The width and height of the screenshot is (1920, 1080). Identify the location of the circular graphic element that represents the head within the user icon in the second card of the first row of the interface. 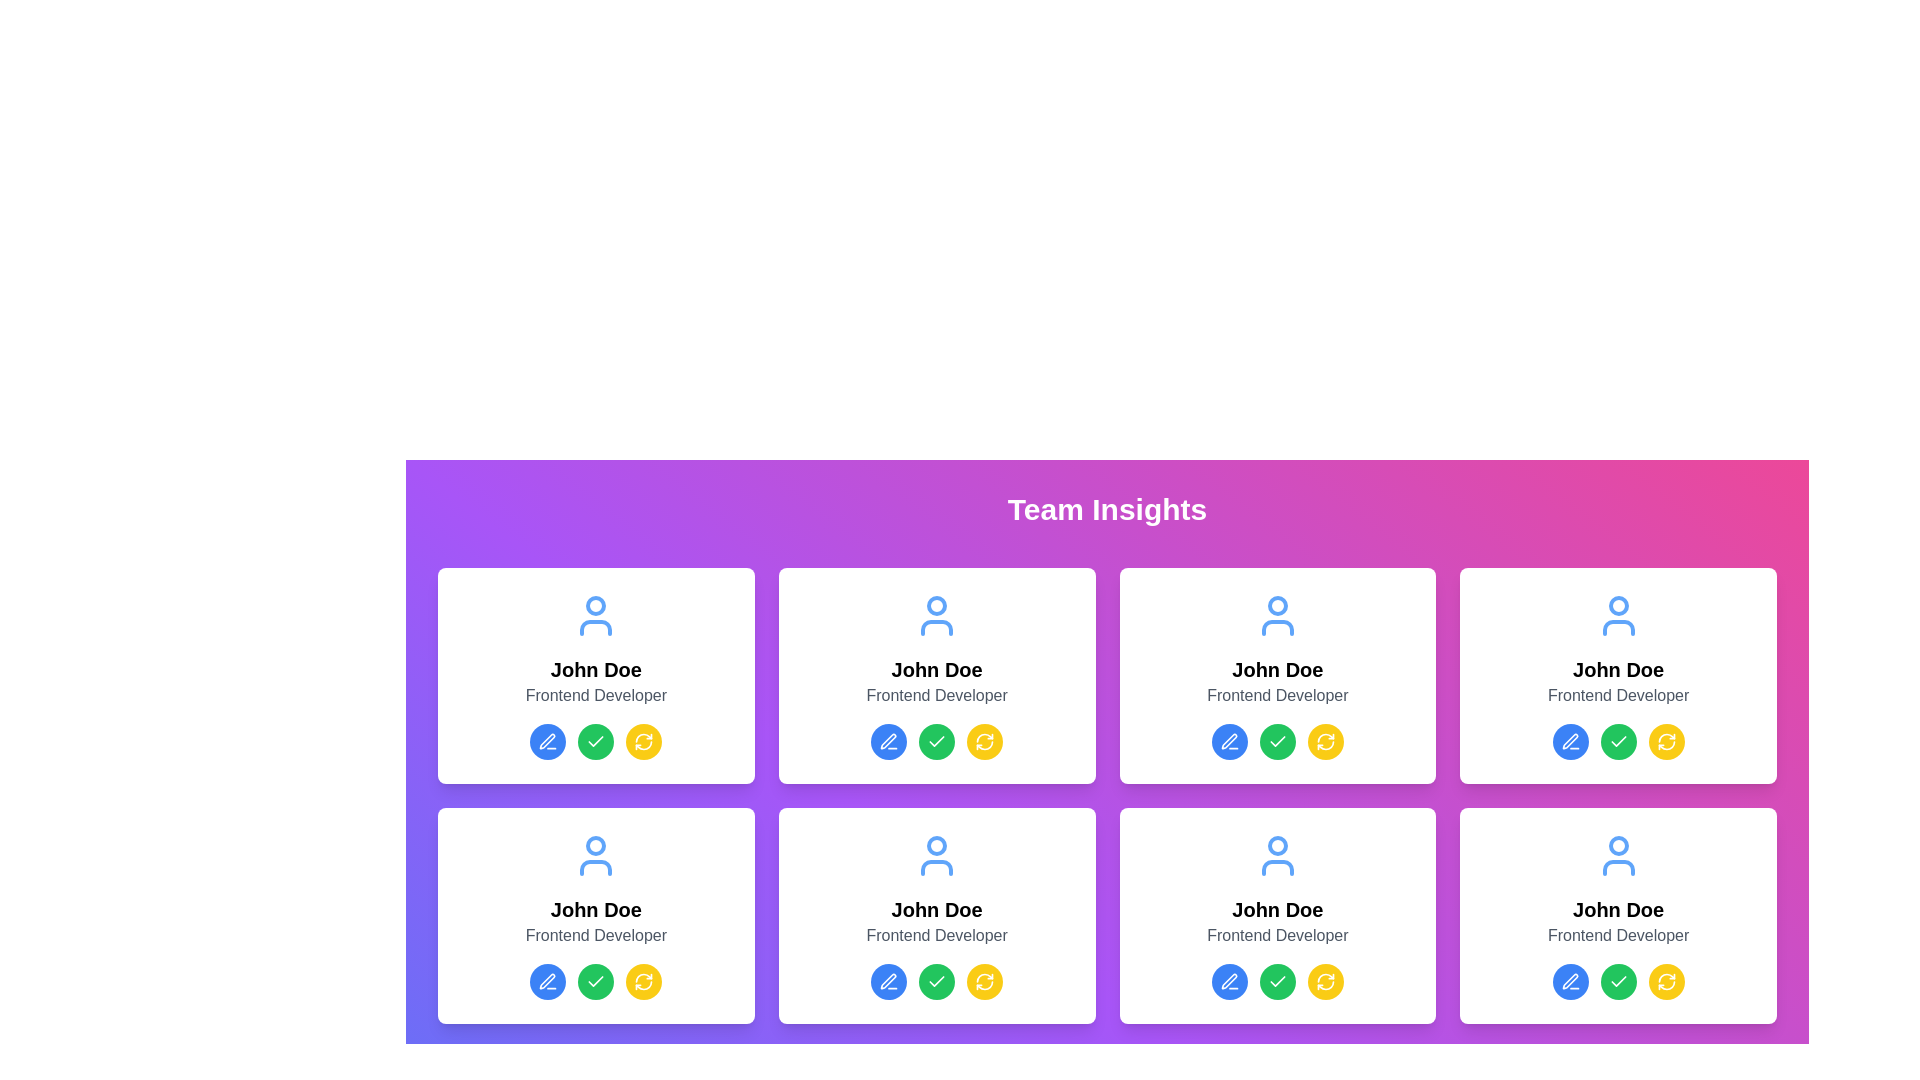
(936, 604).